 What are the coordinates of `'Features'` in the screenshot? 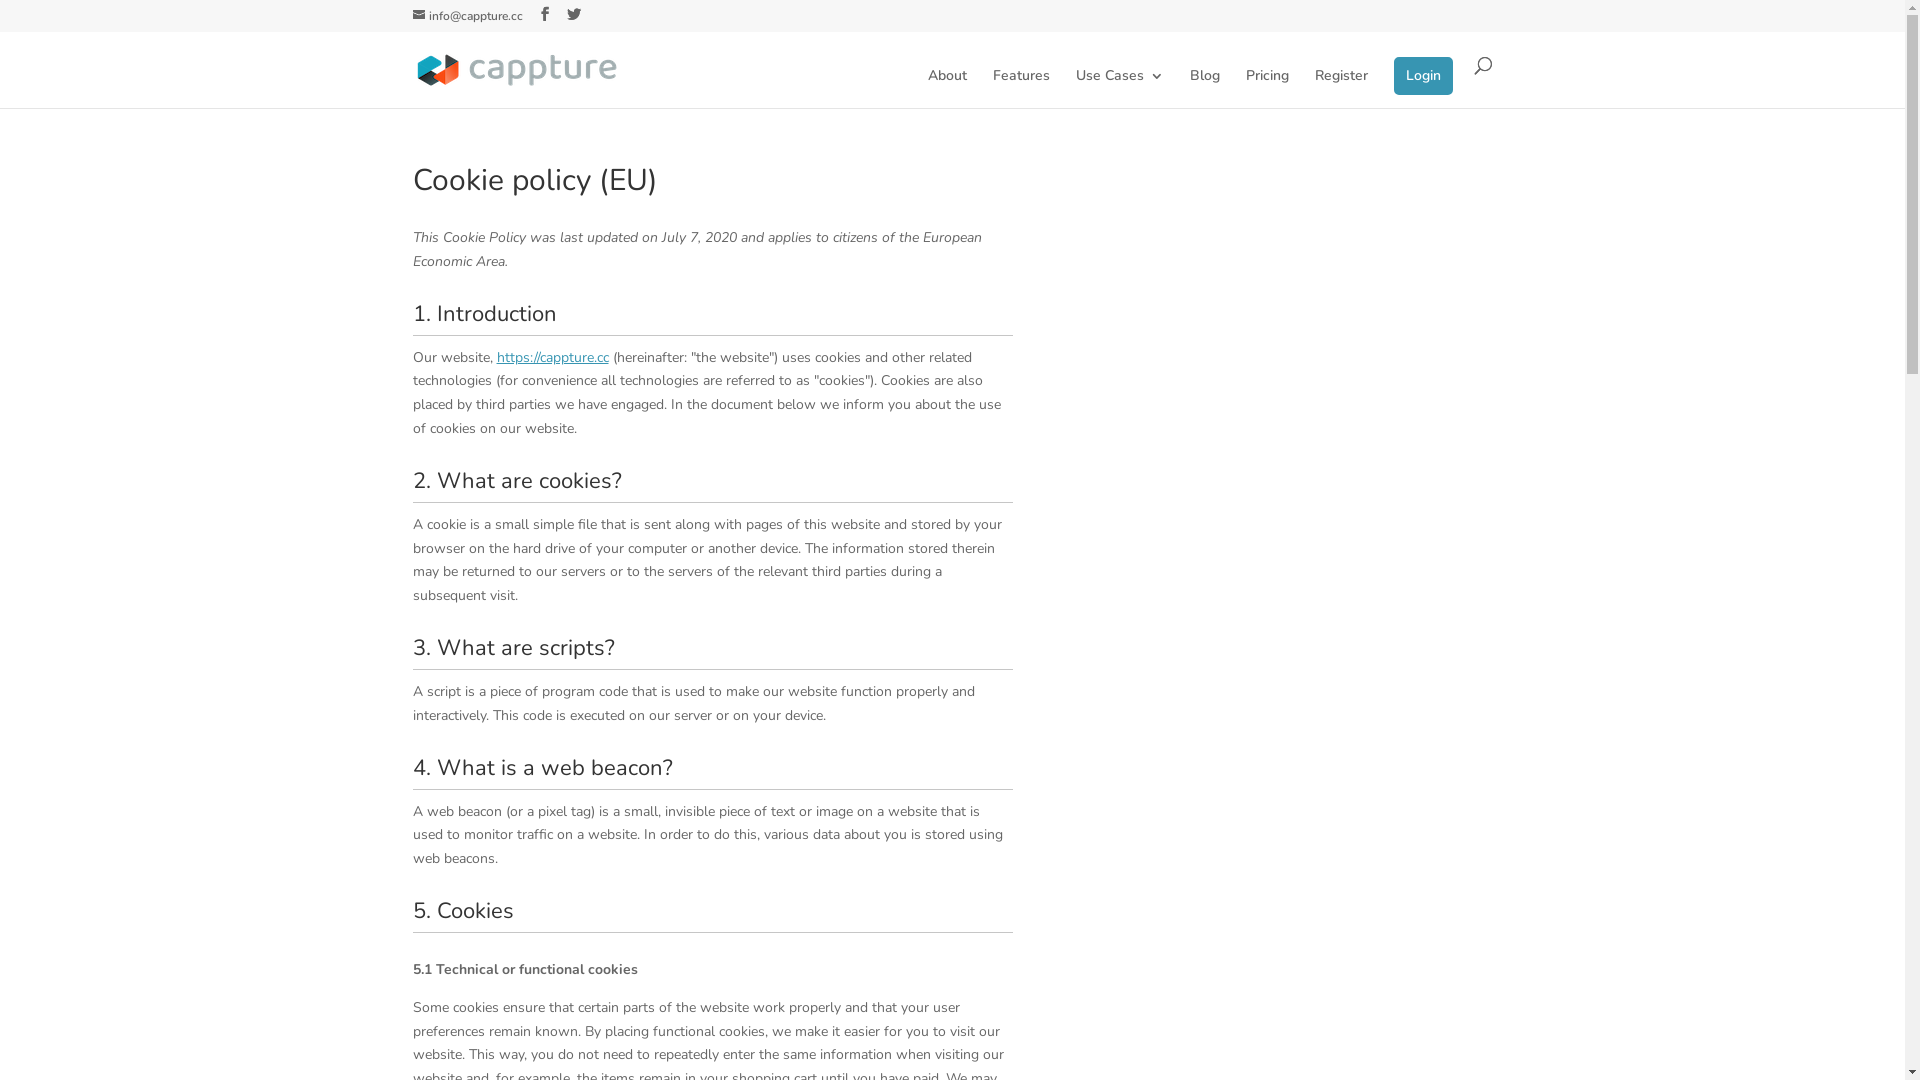 It's located at (1020, 87).